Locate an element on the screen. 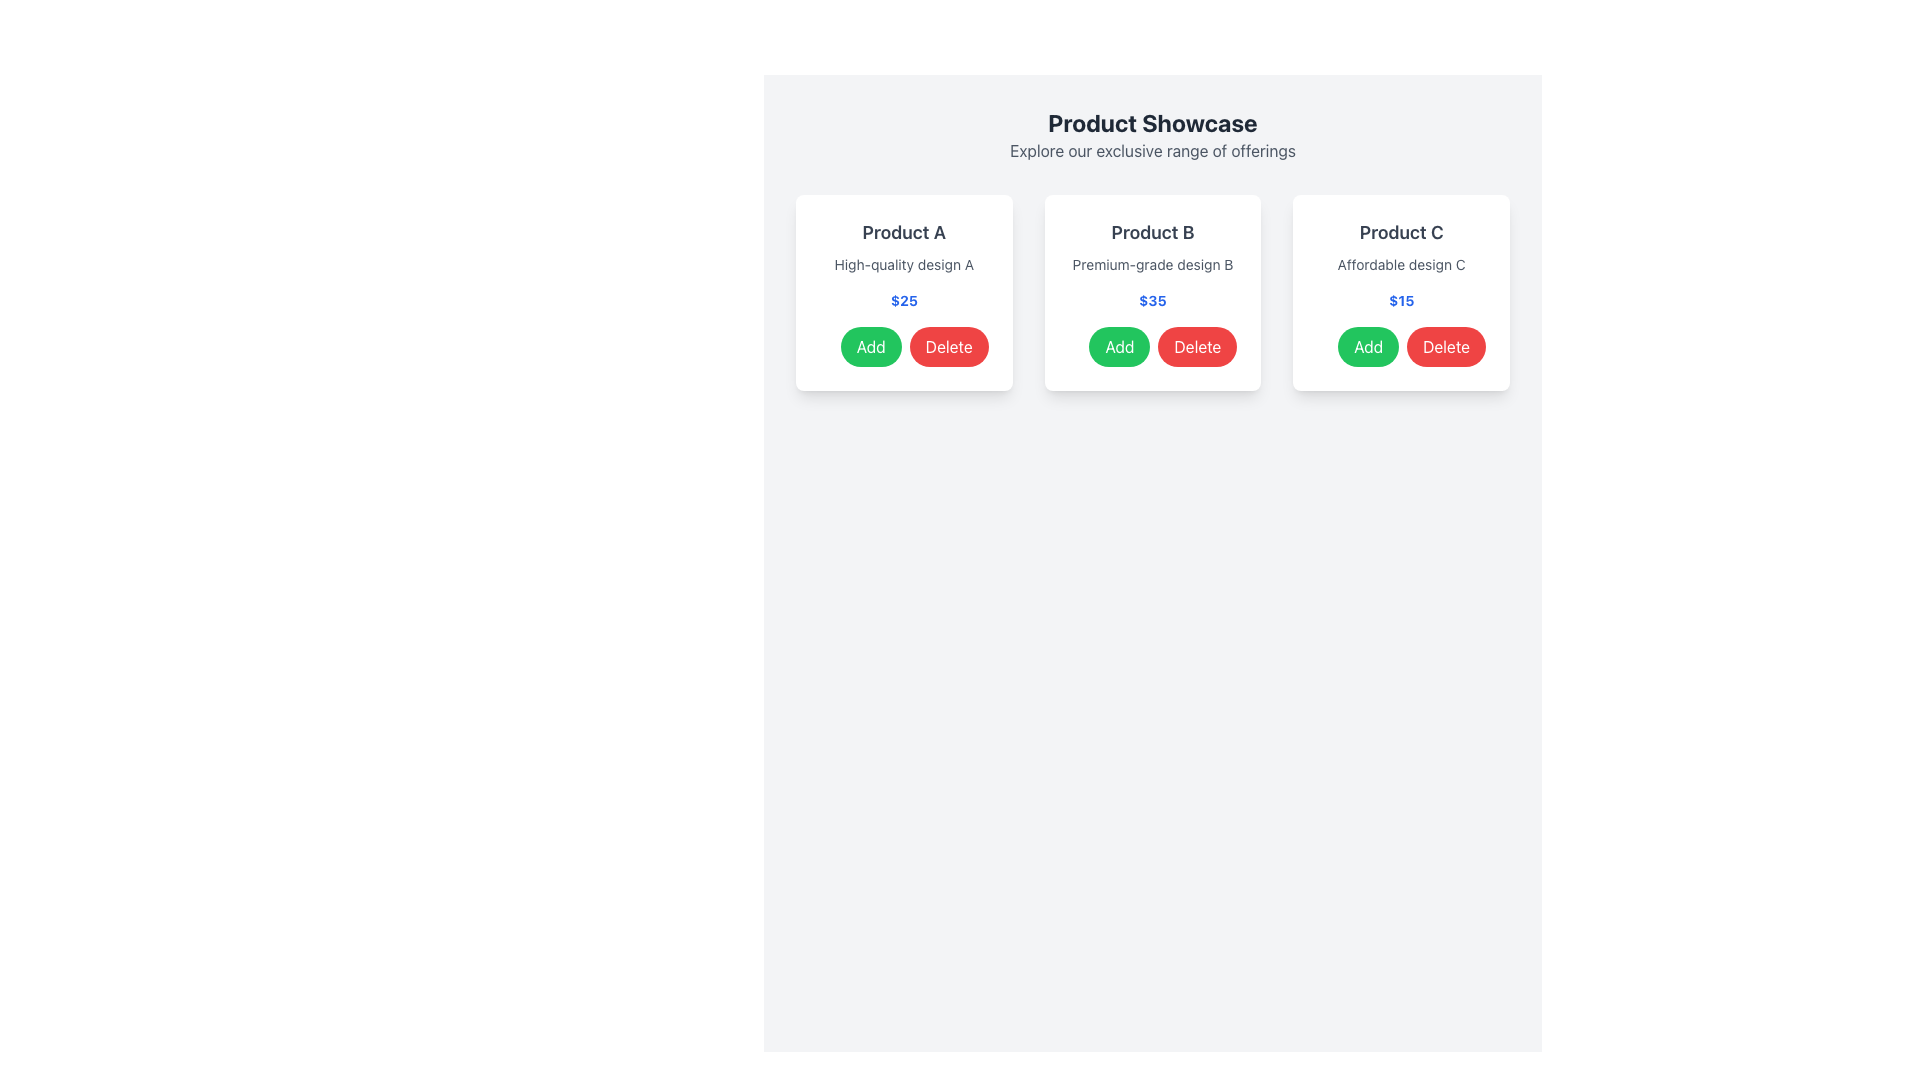 This screenshot has width=1920, height=1080. the static text element displaying 'Explore our exclusive range of offerings.' which is styled in gray and positioned below the title 'Product Showcase.' is located at coordinates (1152, 149).